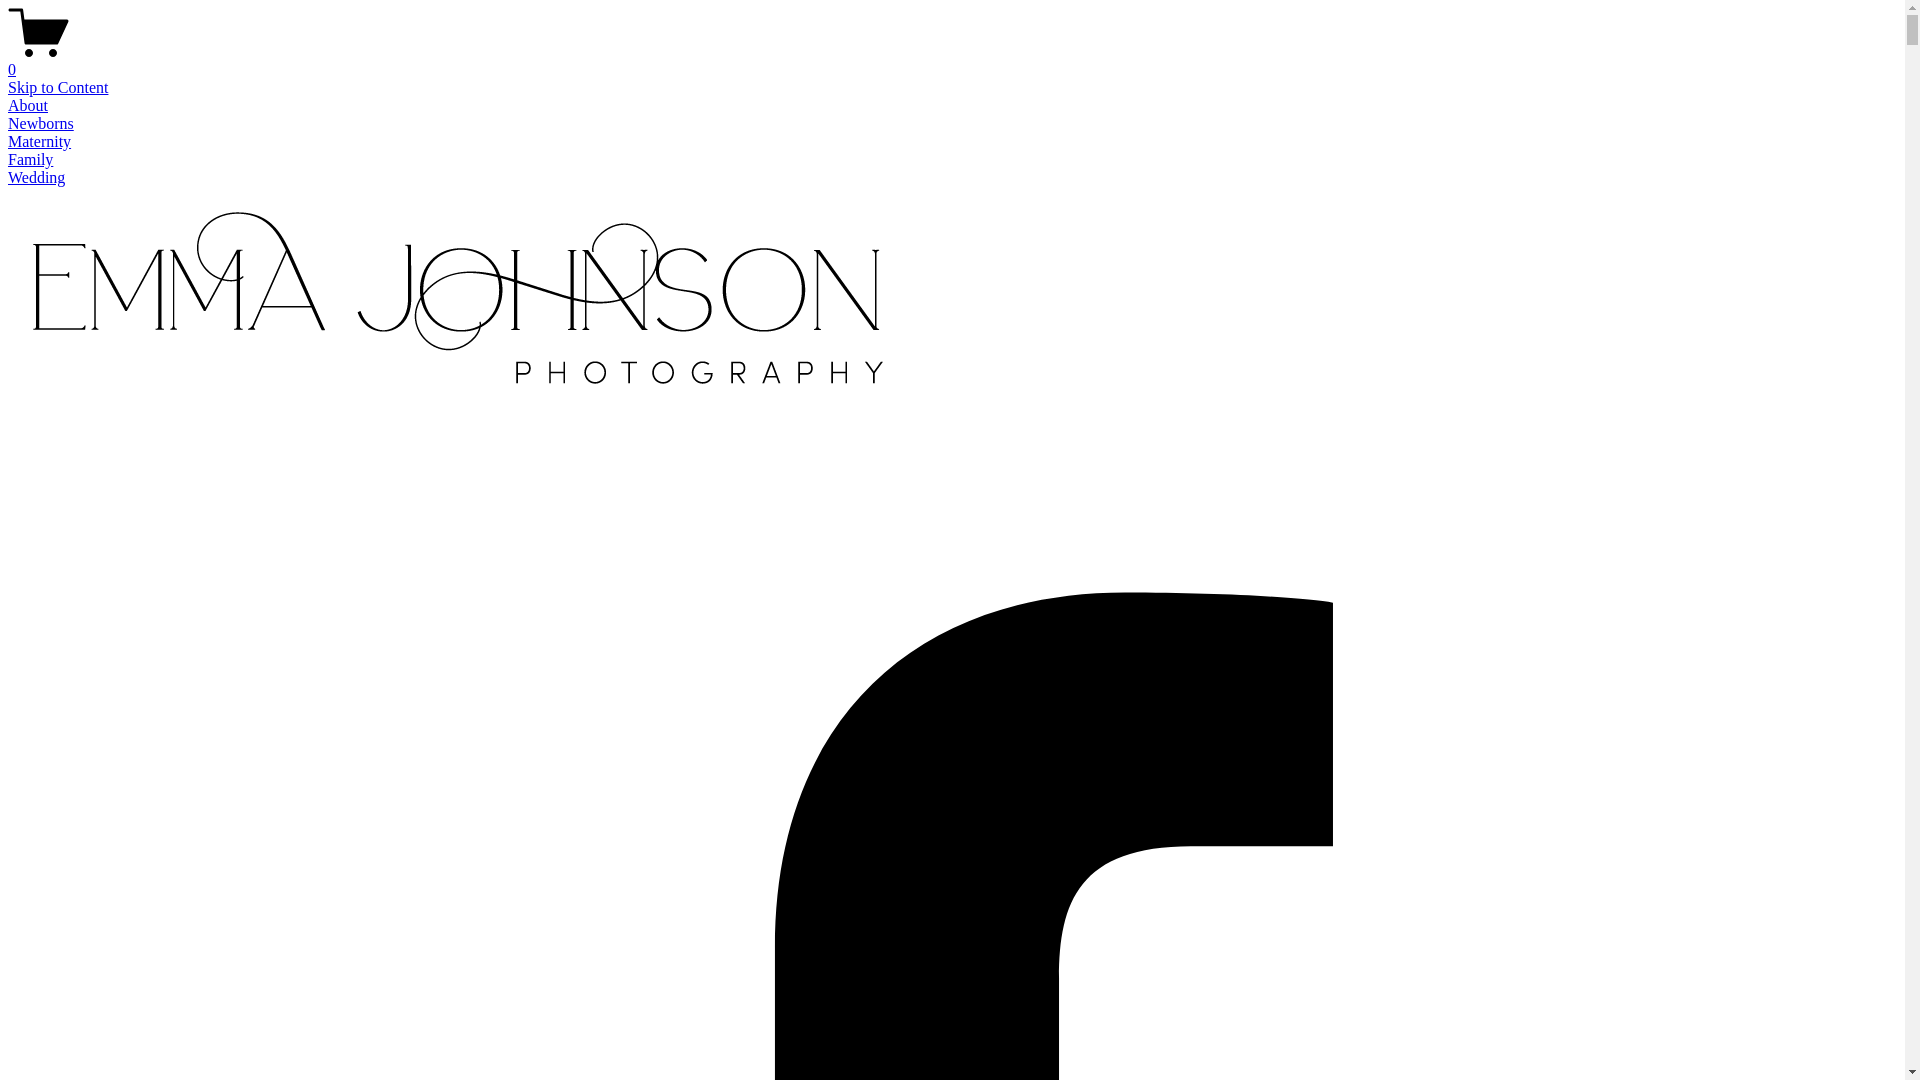  I want to click on '0', so click(951, 60).